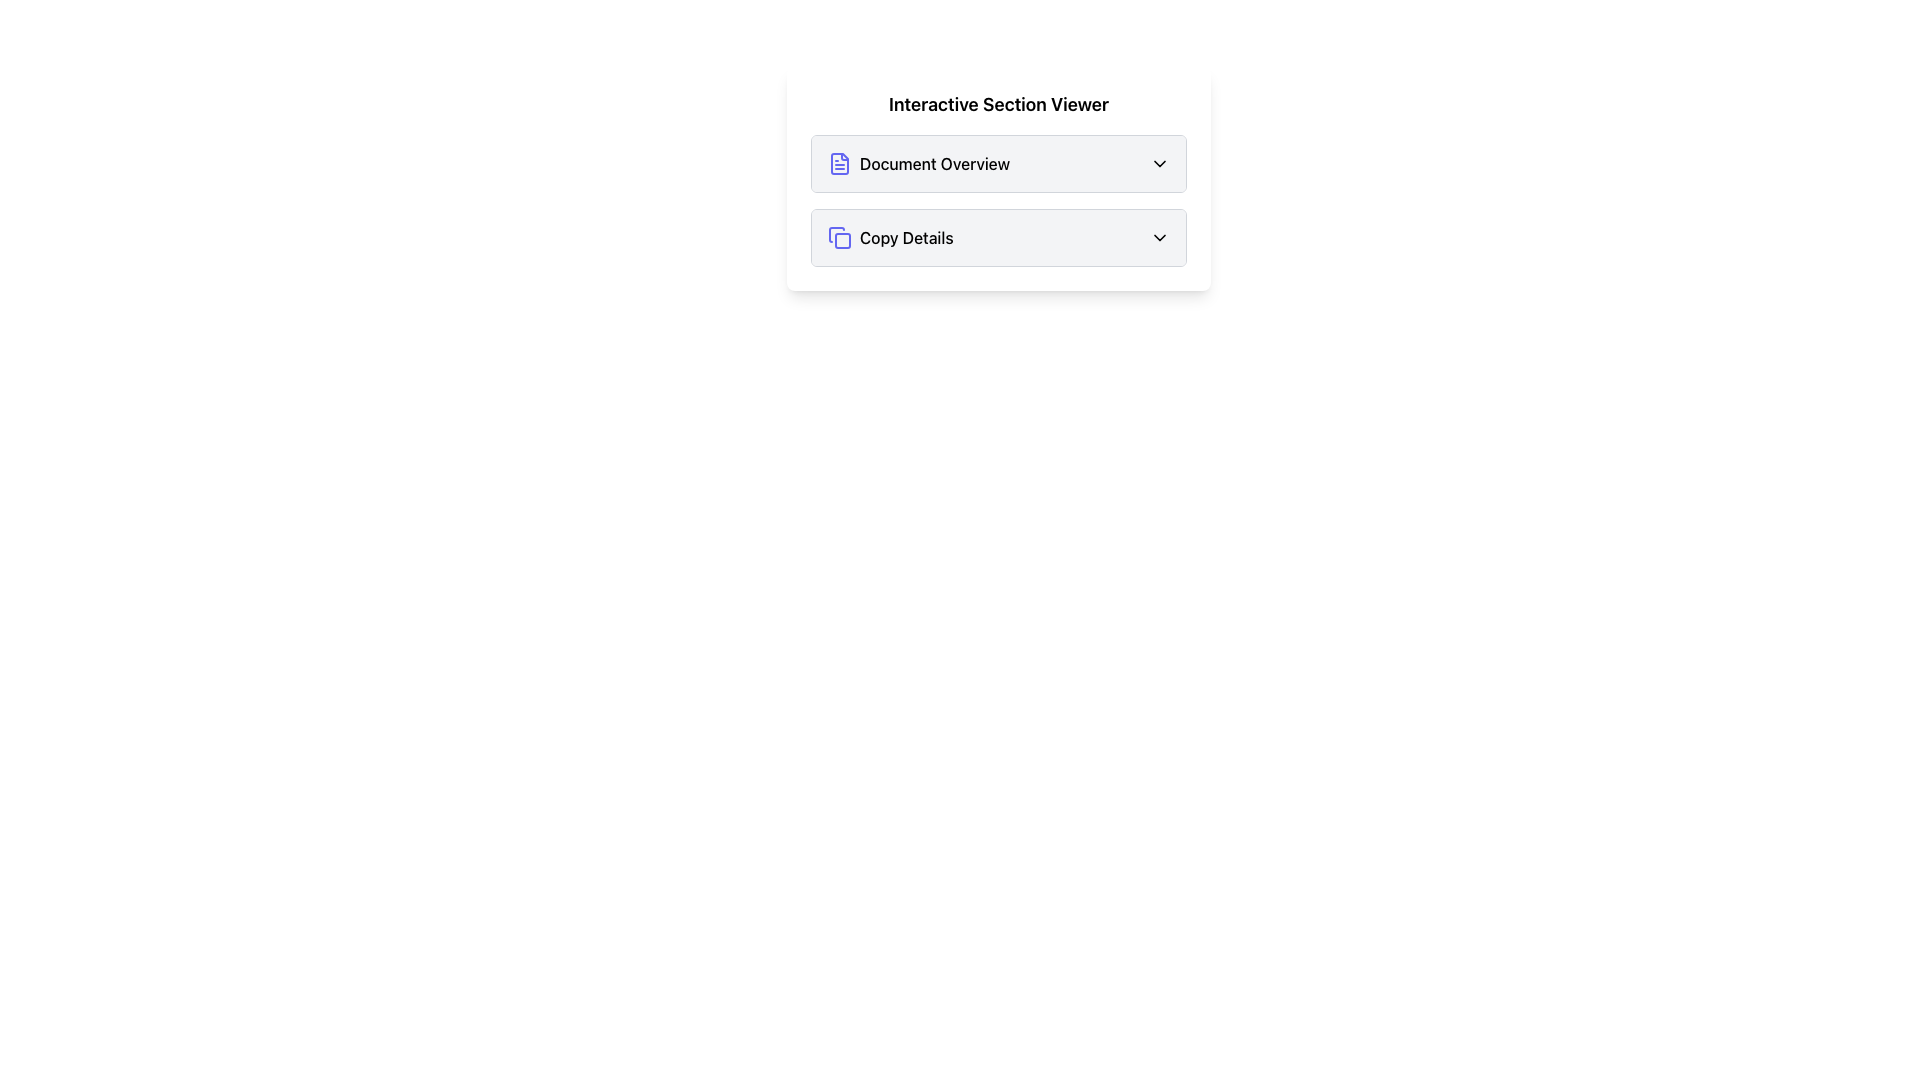  I want to click on the blue outlined square-shaped copy icon located to the left of the 'Copy Details' text in the interactive section viewer, so click(840, 237).